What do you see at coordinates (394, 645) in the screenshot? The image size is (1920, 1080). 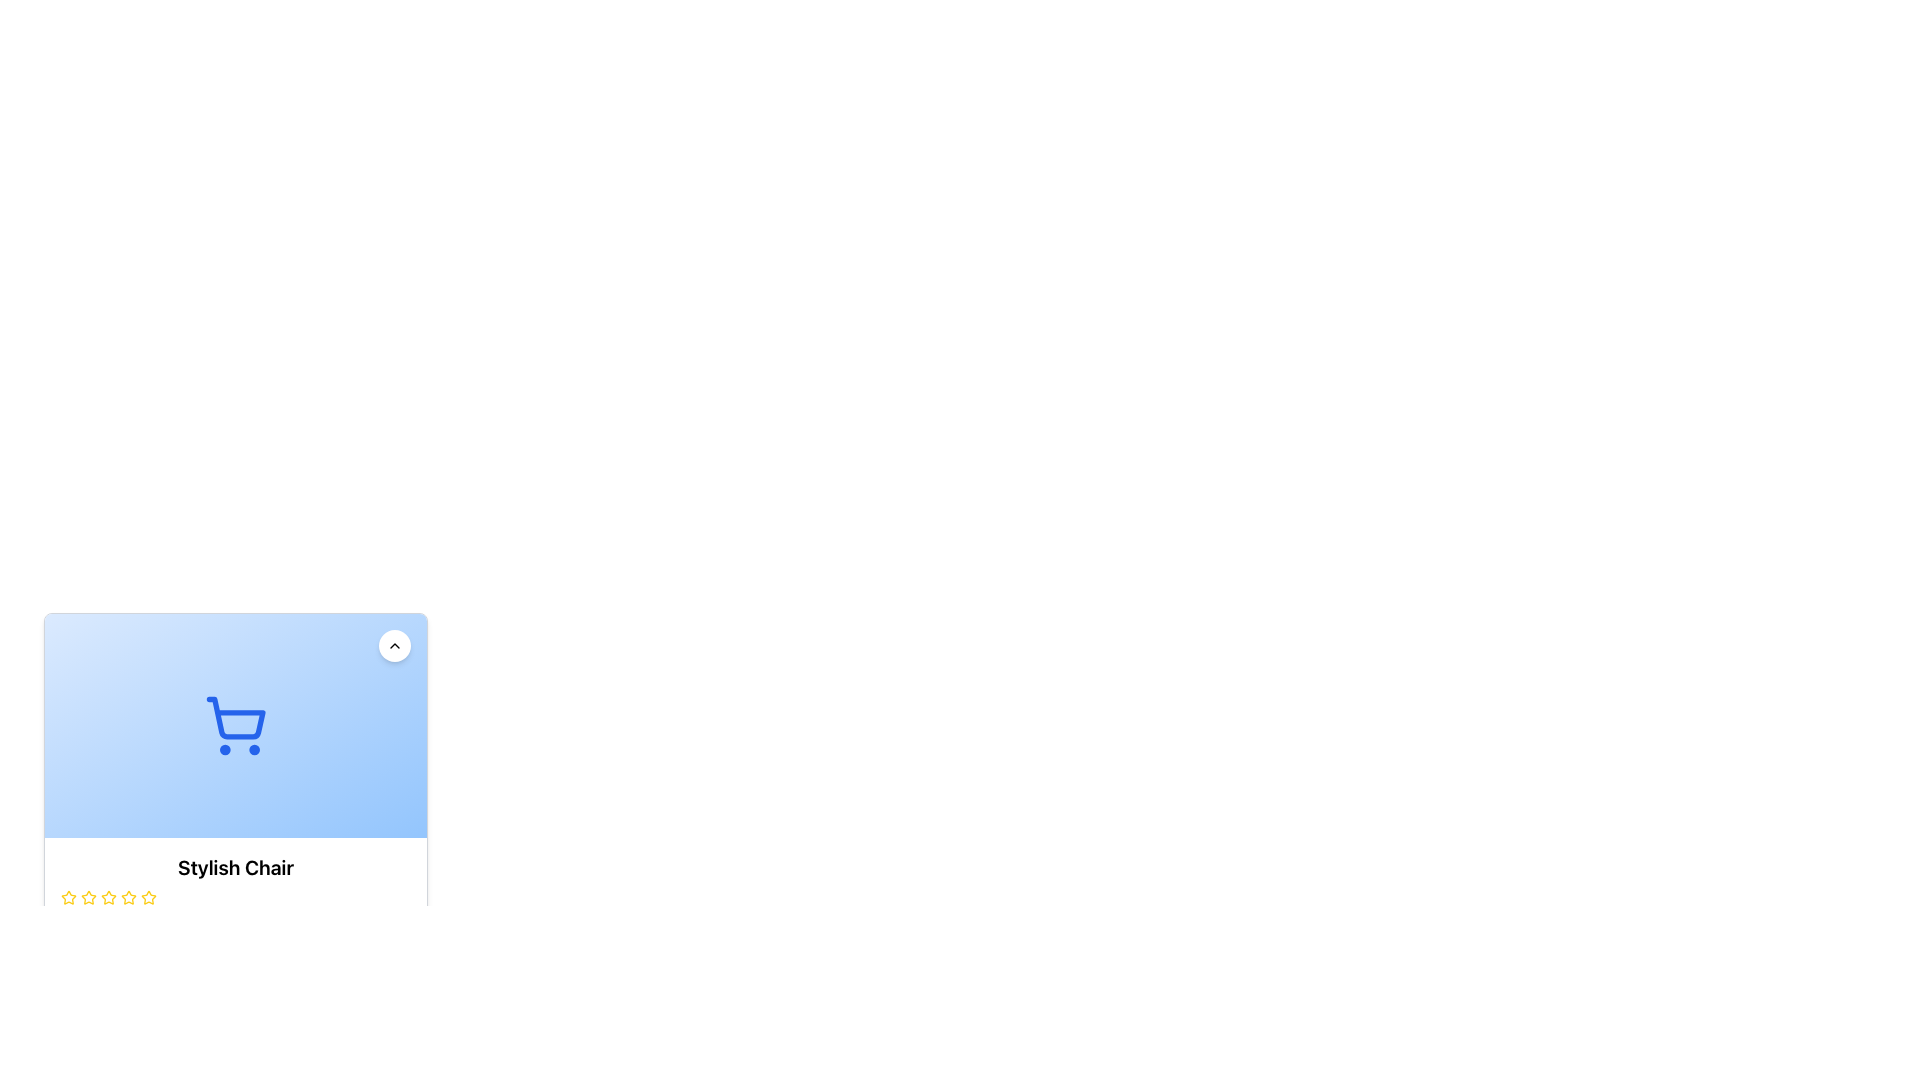 I see `the circular button with a white background and a black upward-pointing chevron icon located at the top-right corner of the card above the text 'Stylish Chair'` at bounding box center [394, 645].